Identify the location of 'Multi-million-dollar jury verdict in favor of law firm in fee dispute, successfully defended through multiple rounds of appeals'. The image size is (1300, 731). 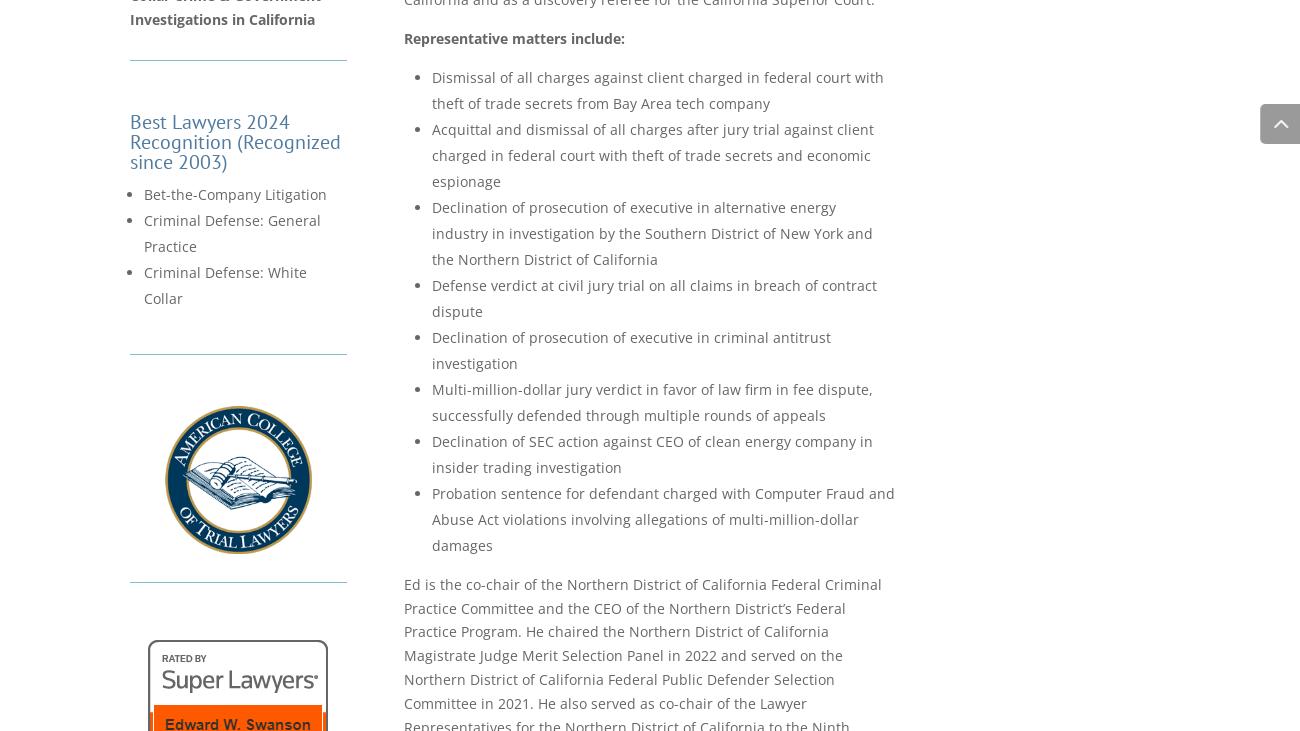
(651, 401).